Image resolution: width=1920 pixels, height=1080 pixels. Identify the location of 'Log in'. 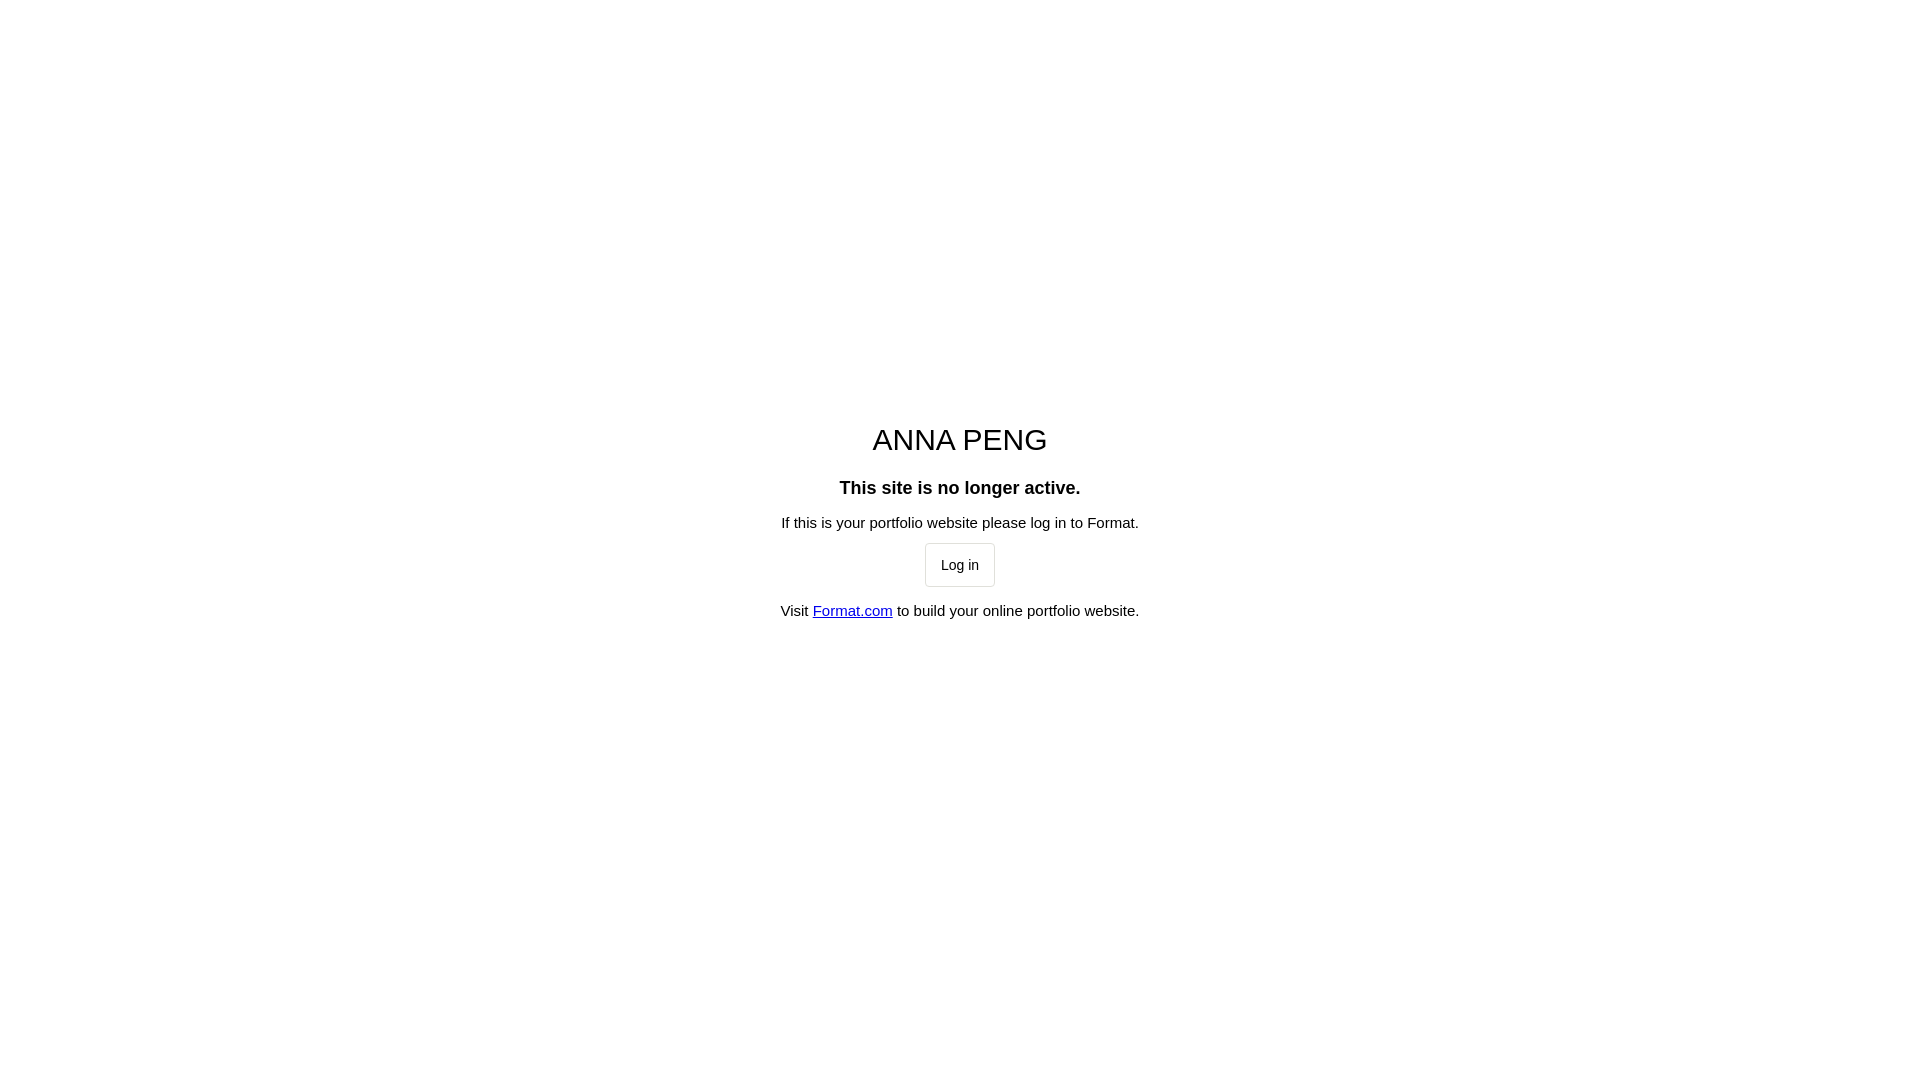
(960, 564).